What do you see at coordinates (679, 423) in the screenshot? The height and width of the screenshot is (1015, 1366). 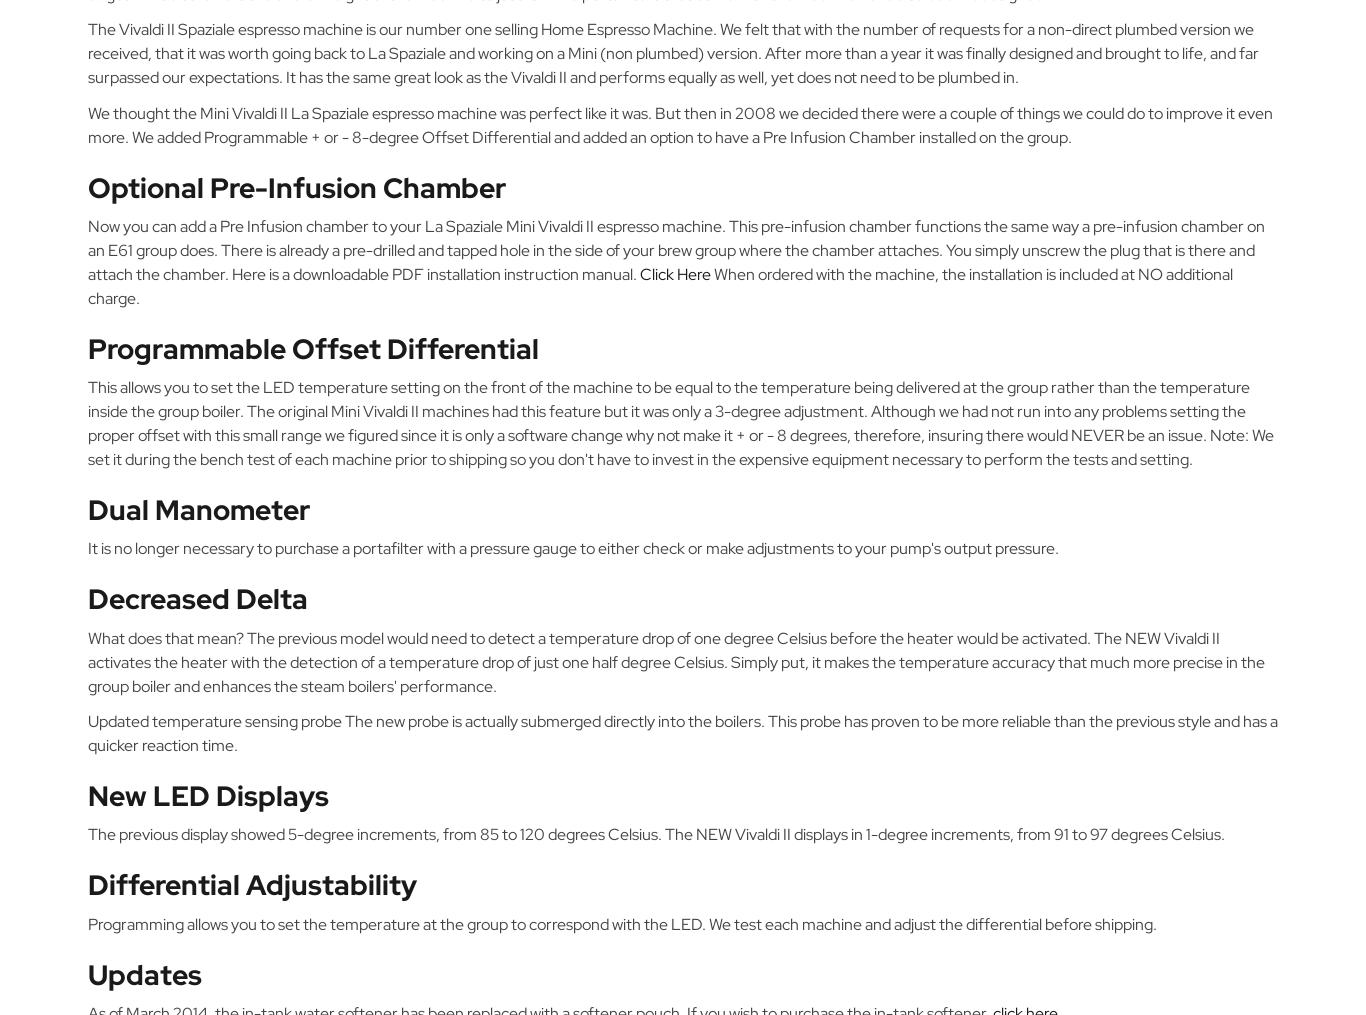 I see `'This allows you to set the LED temperature setting on the front of the machine to be equal to the temperature being delivered at the group rather than the temperature inside the group boiler. The original Mini Vivaldi II machines had this feature but it was only a 3-degree adjustment. Although we had not run into any problems setting the proper offset with this small range we figured since it is only a software change why not make it + or - 8 degrees, therefore, insuring there would NEVER be an issue. Note: We set it during the bench test of each machine prior to shipping so you don't have to invest in the expensive equipment necessary to perform the tests and setting.'` at bounding box center [679, 423].